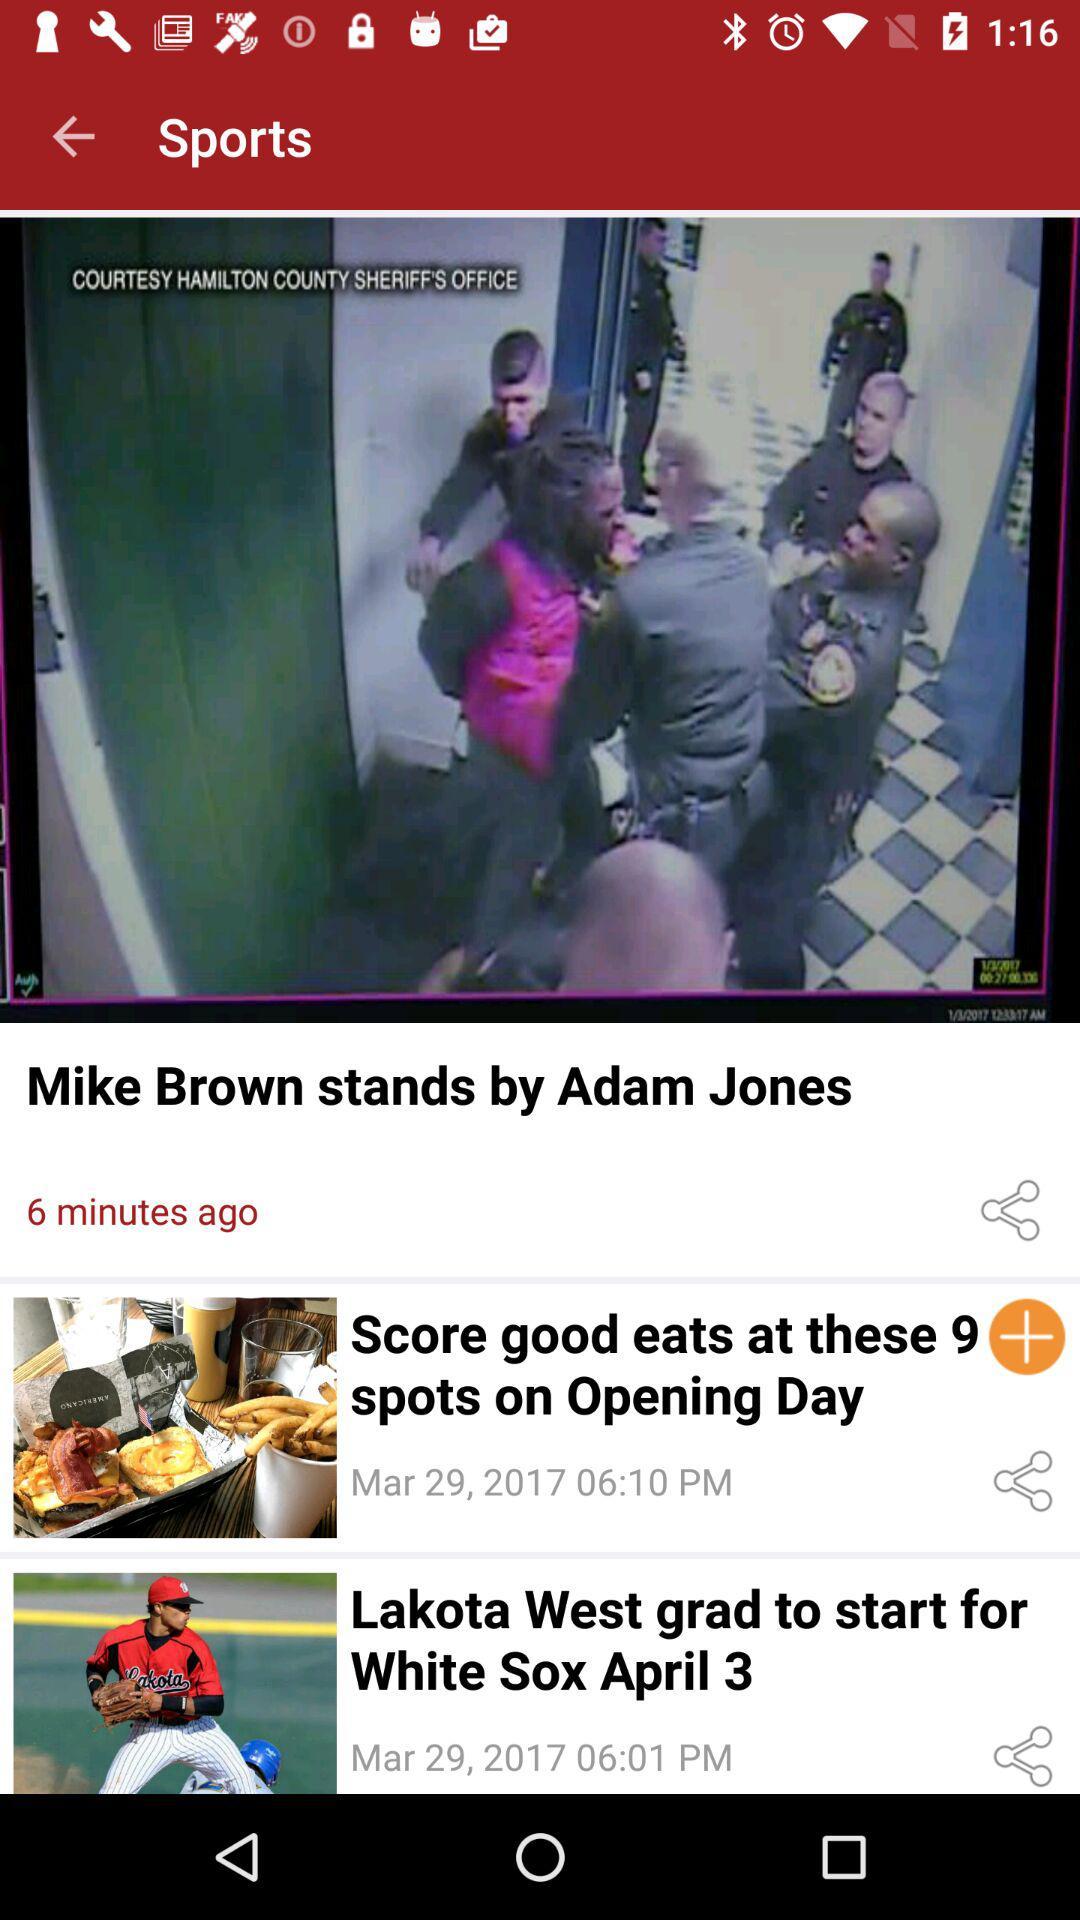  I want to click on opens this story, so click(174, 1682).